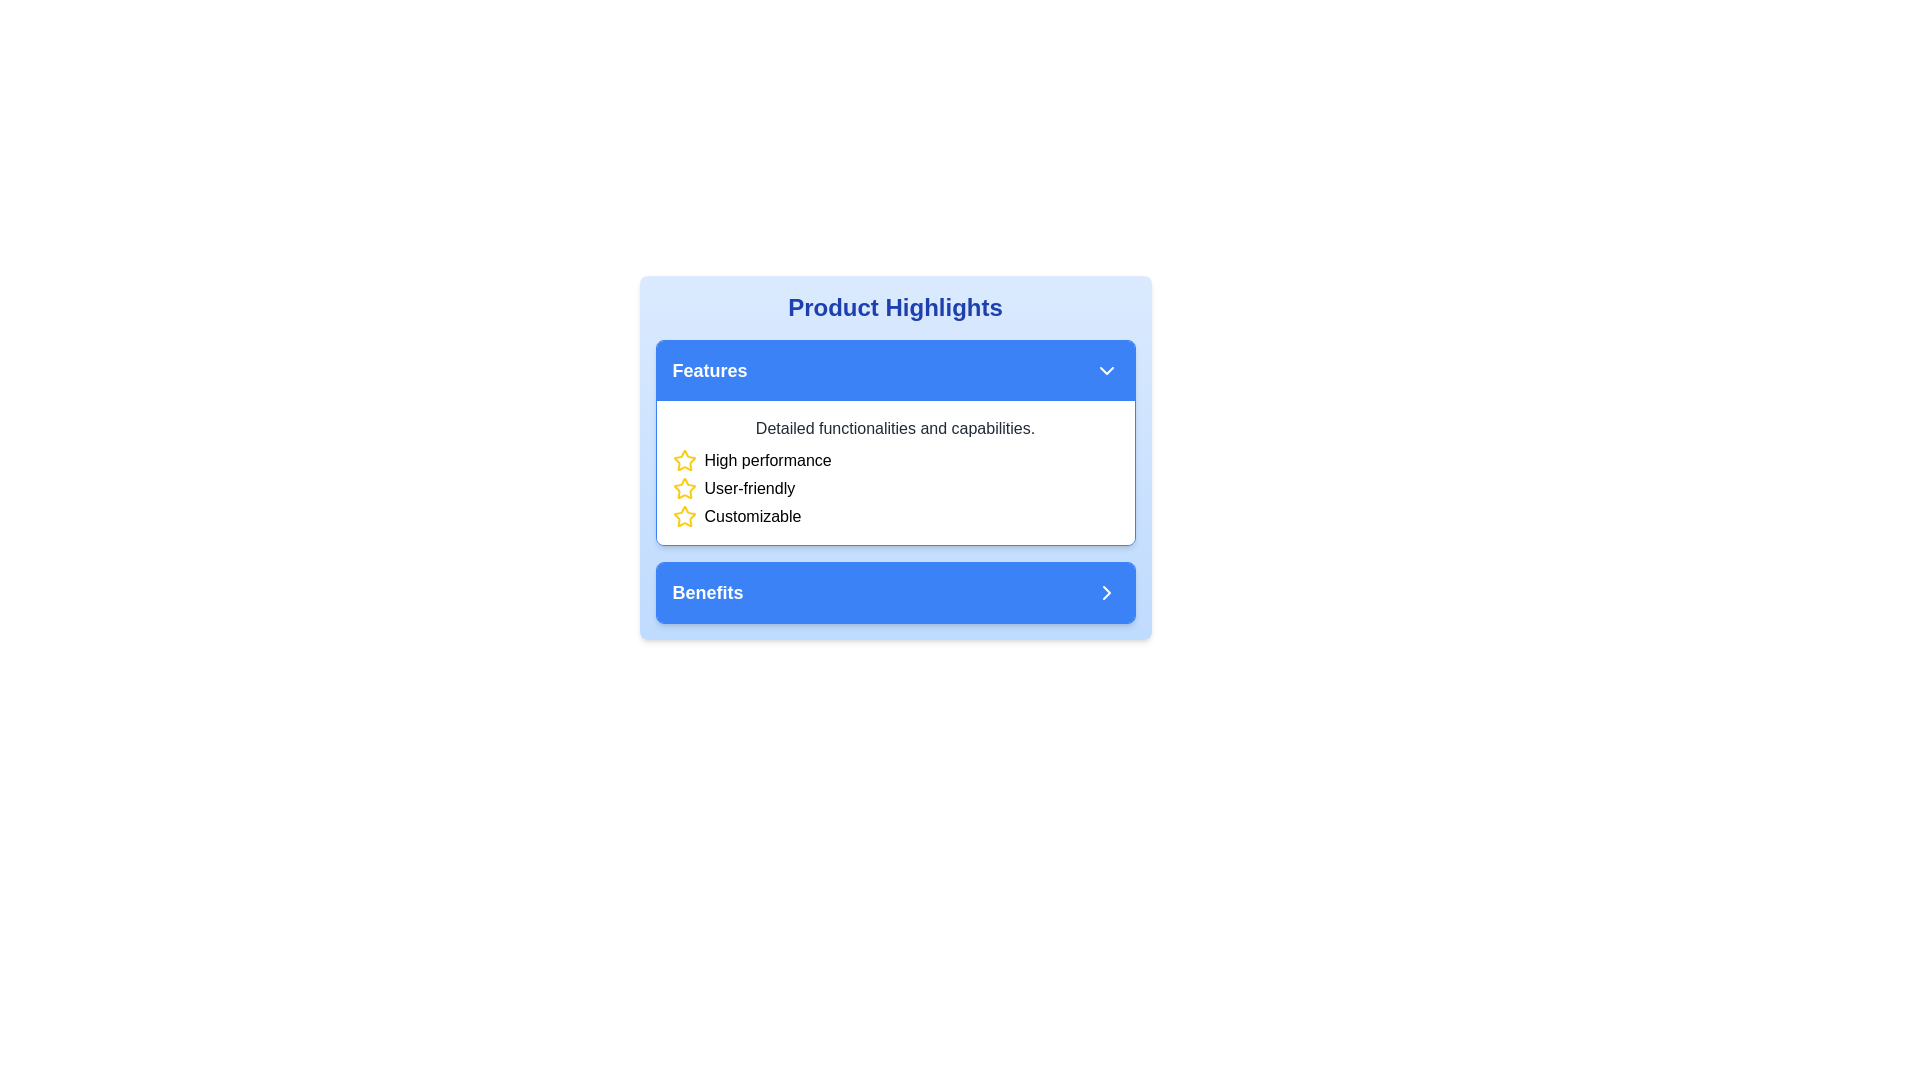  Describe the element at coordinates (748, 489) in the screenshot. I see `the black bold text label reading 'User-friendly', which is the second item in the 'Features' section of the feature list, located between 'High performance' and 'Customizable'` at that location.